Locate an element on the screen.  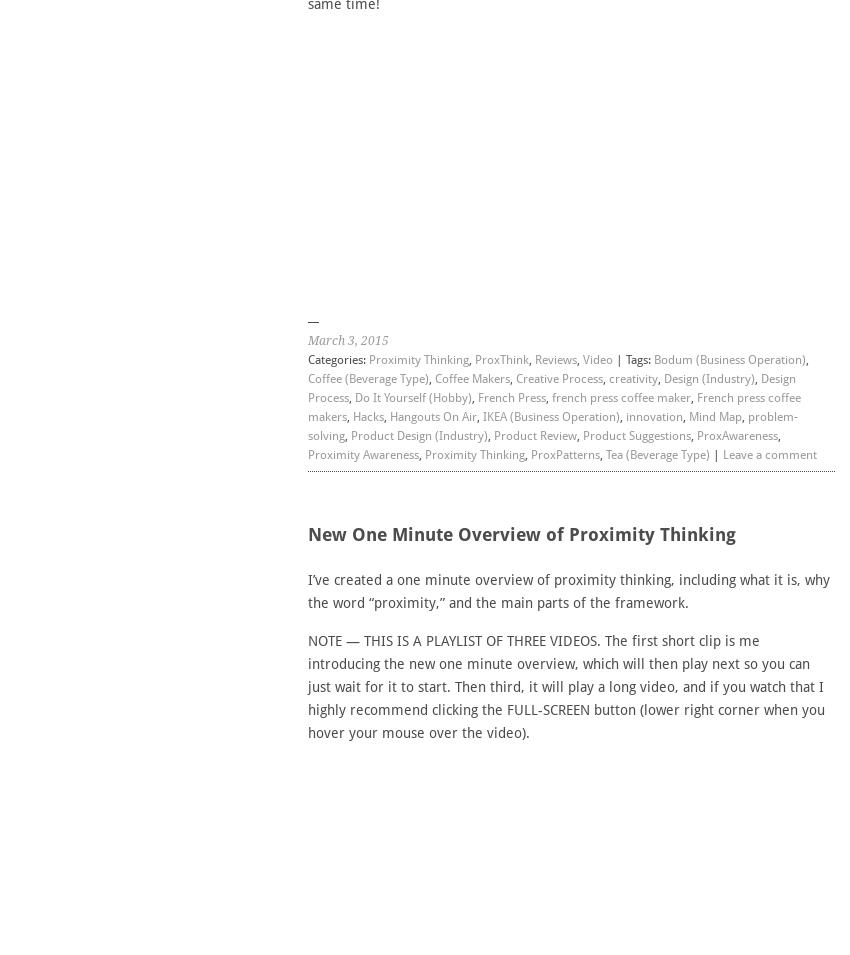
'IKEA (Business Operation)' is located at coordinates (549, 415).